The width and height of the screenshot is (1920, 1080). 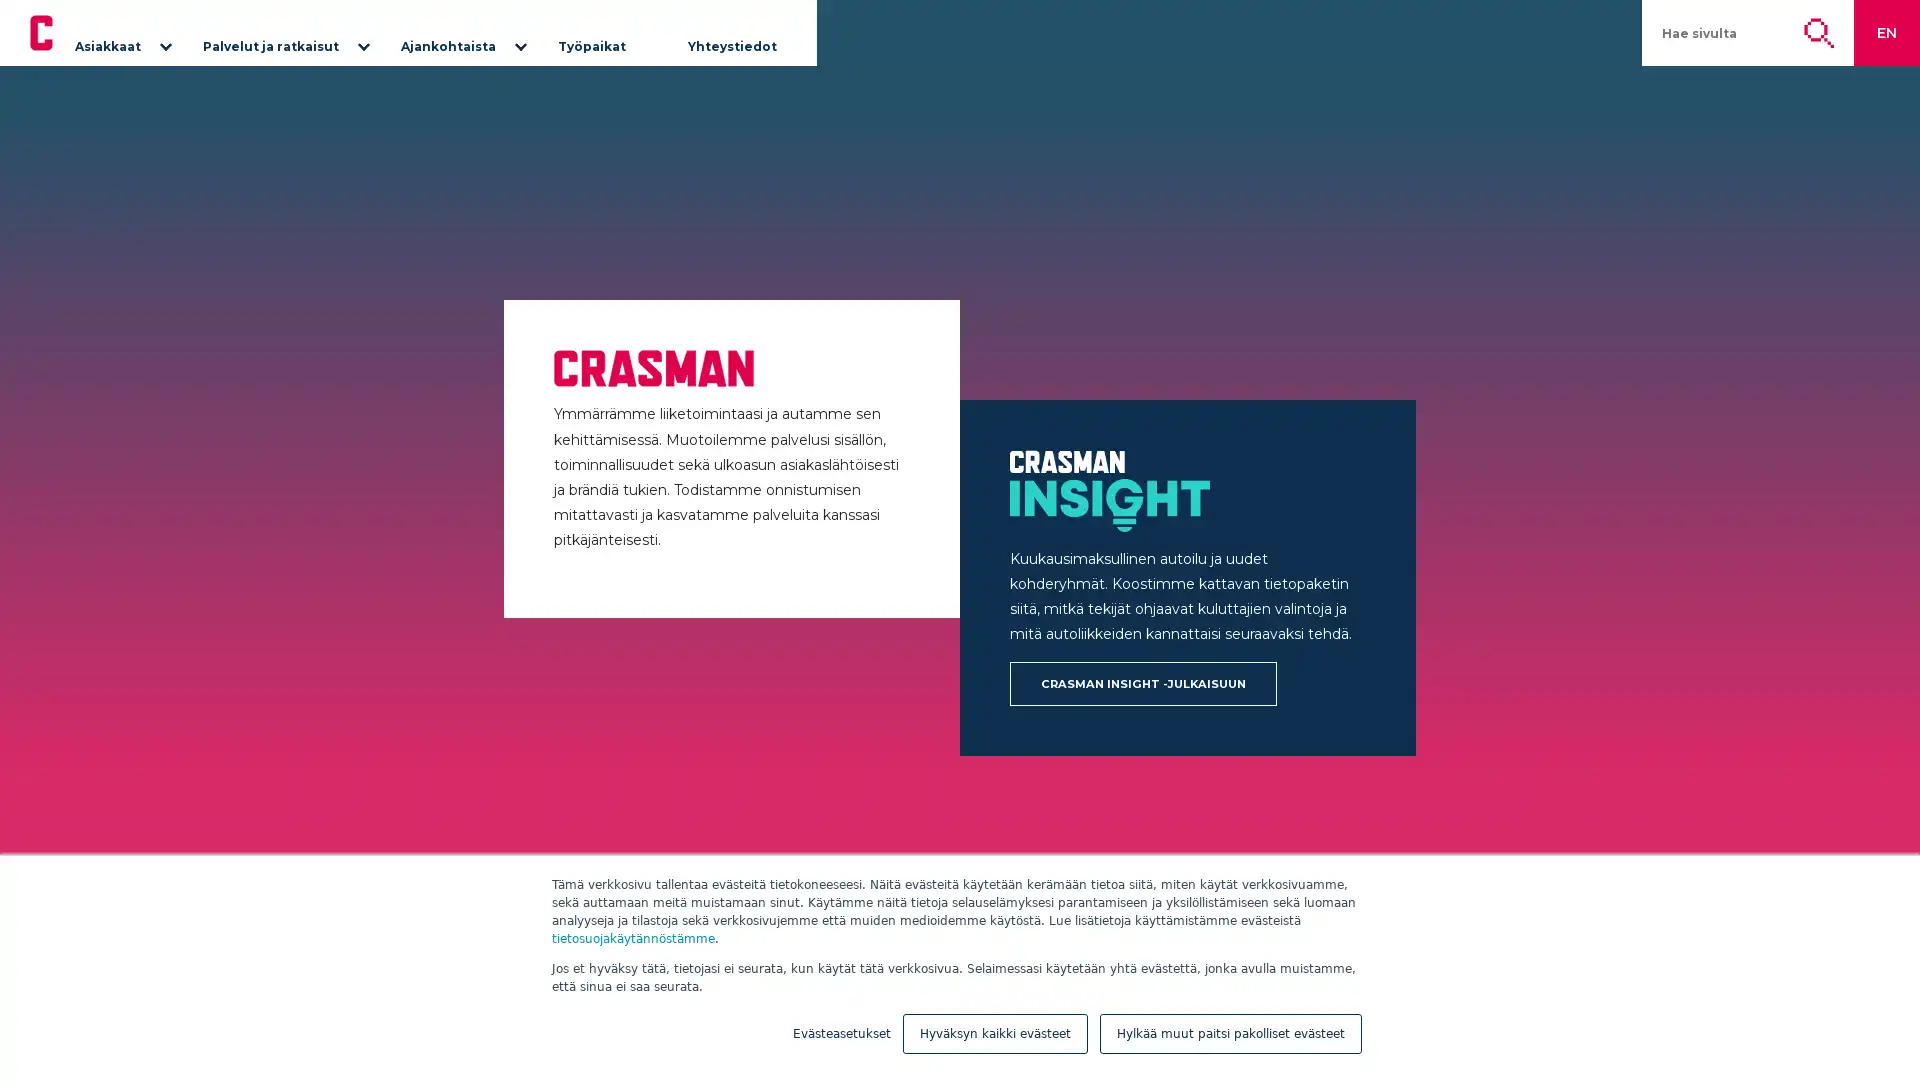 I want to click on Hylkaa muut paitsi pakolliset evasteet, so click(x=1229, y=1033).